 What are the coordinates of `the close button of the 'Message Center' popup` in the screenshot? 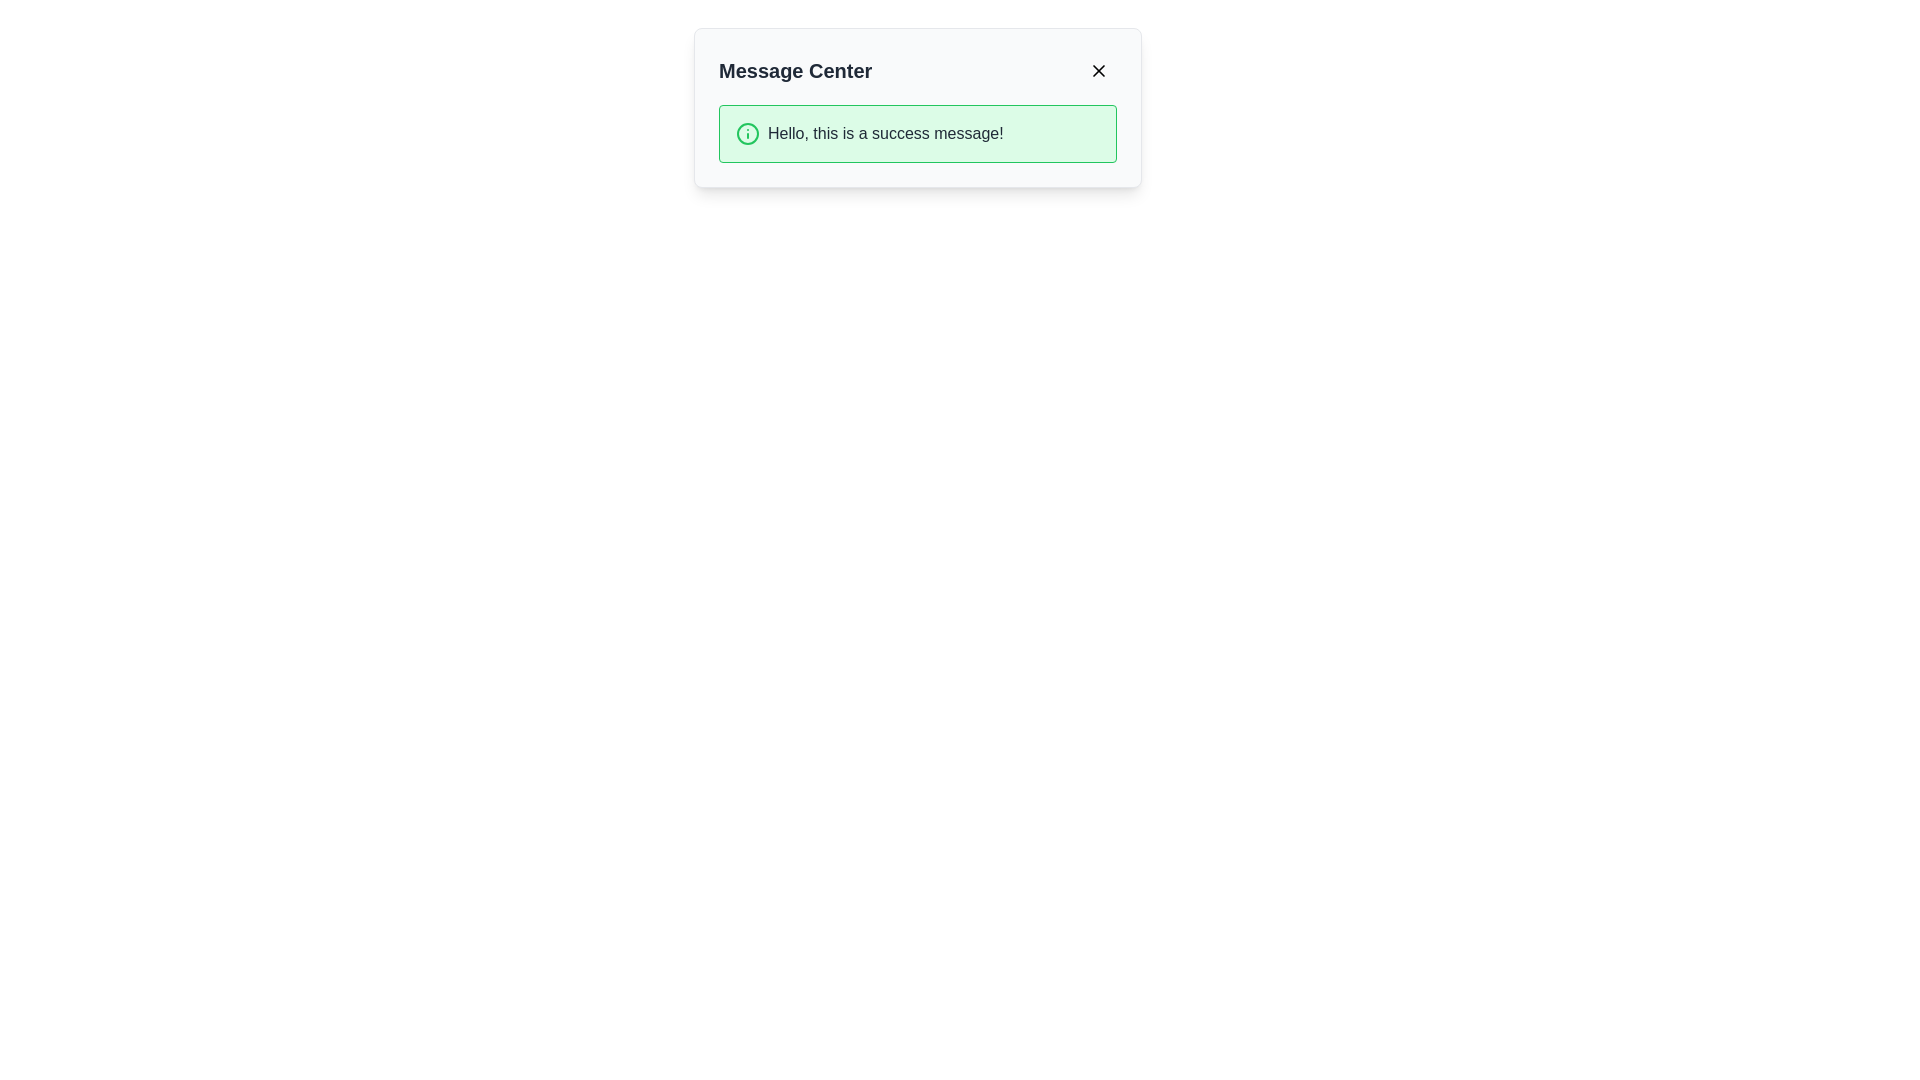 It's located at (1098, 69).